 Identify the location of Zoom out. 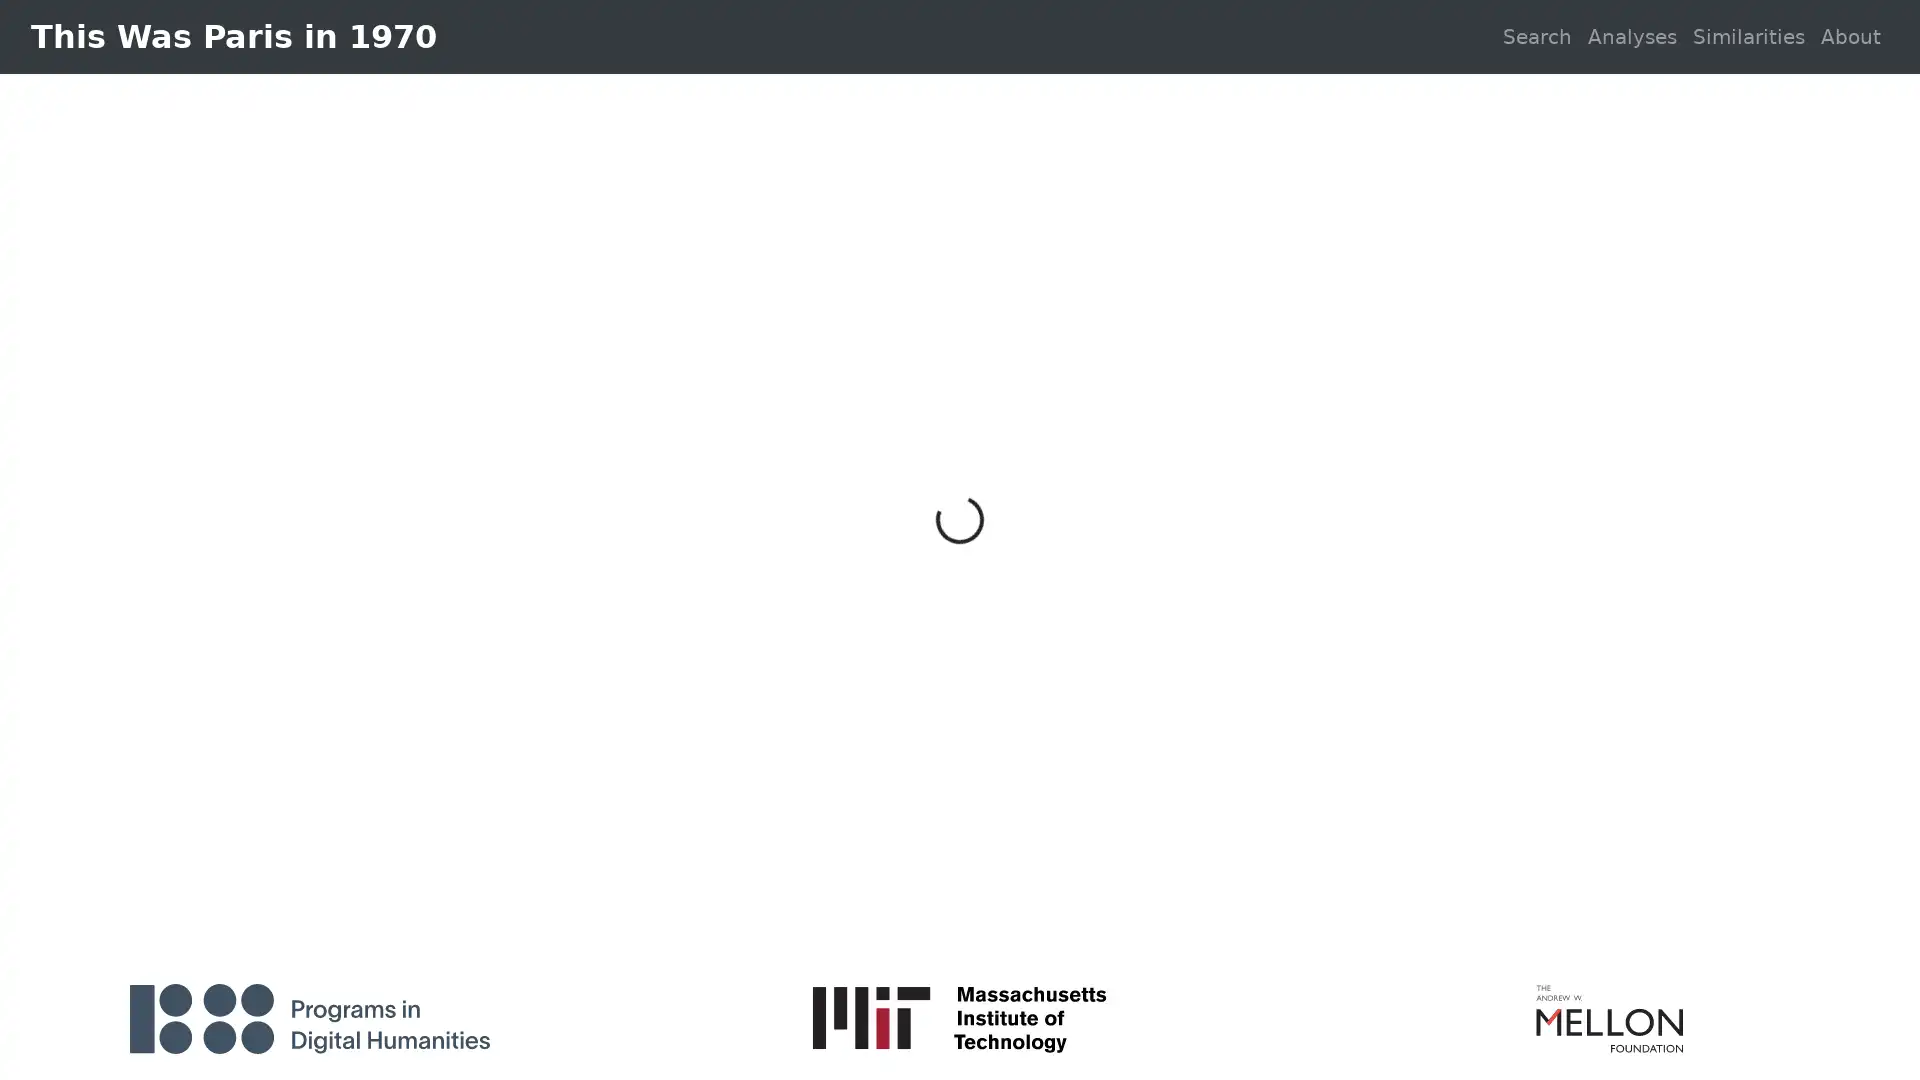
(27, 941).